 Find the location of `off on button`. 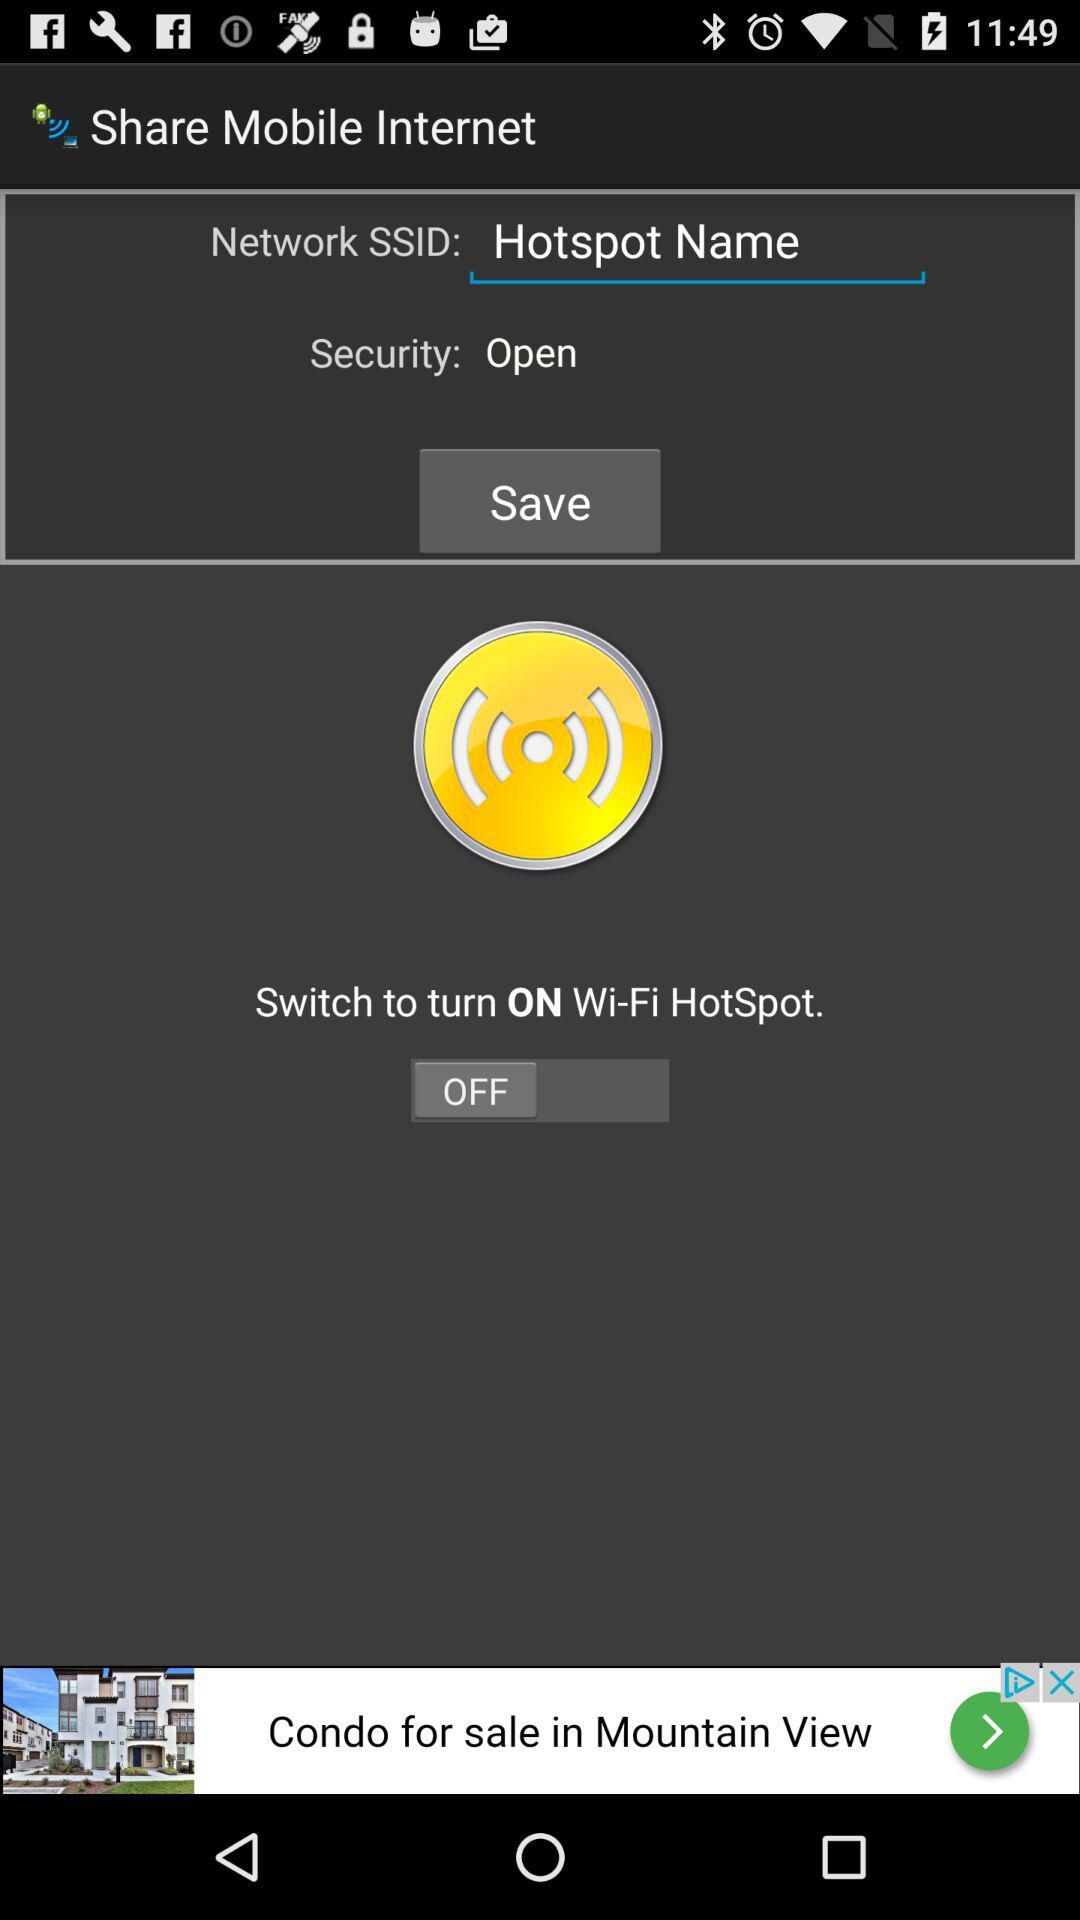

off on button is located at coordinates (540, 1089).